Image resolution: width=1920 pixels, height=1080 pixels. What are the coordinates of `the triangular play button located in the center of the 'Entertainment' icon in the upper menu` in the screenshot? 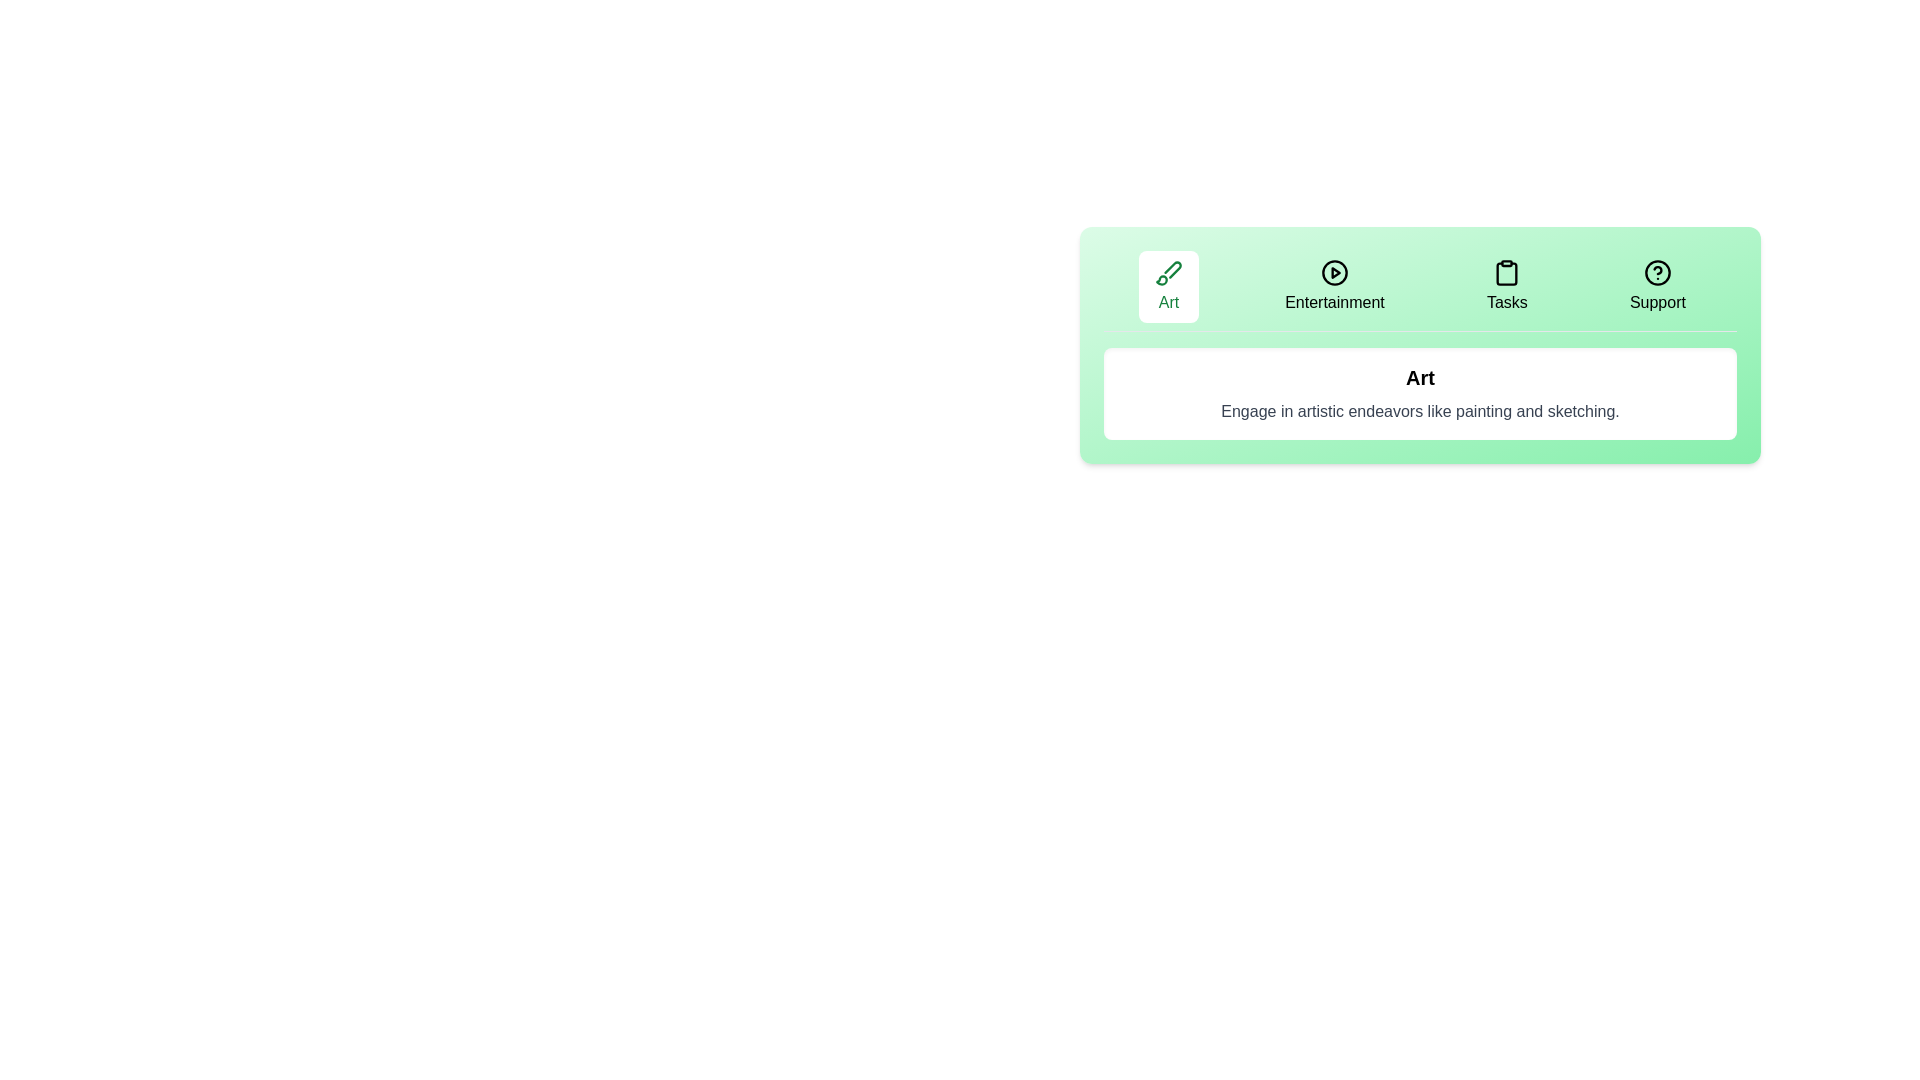 It's located at (1336, 273).